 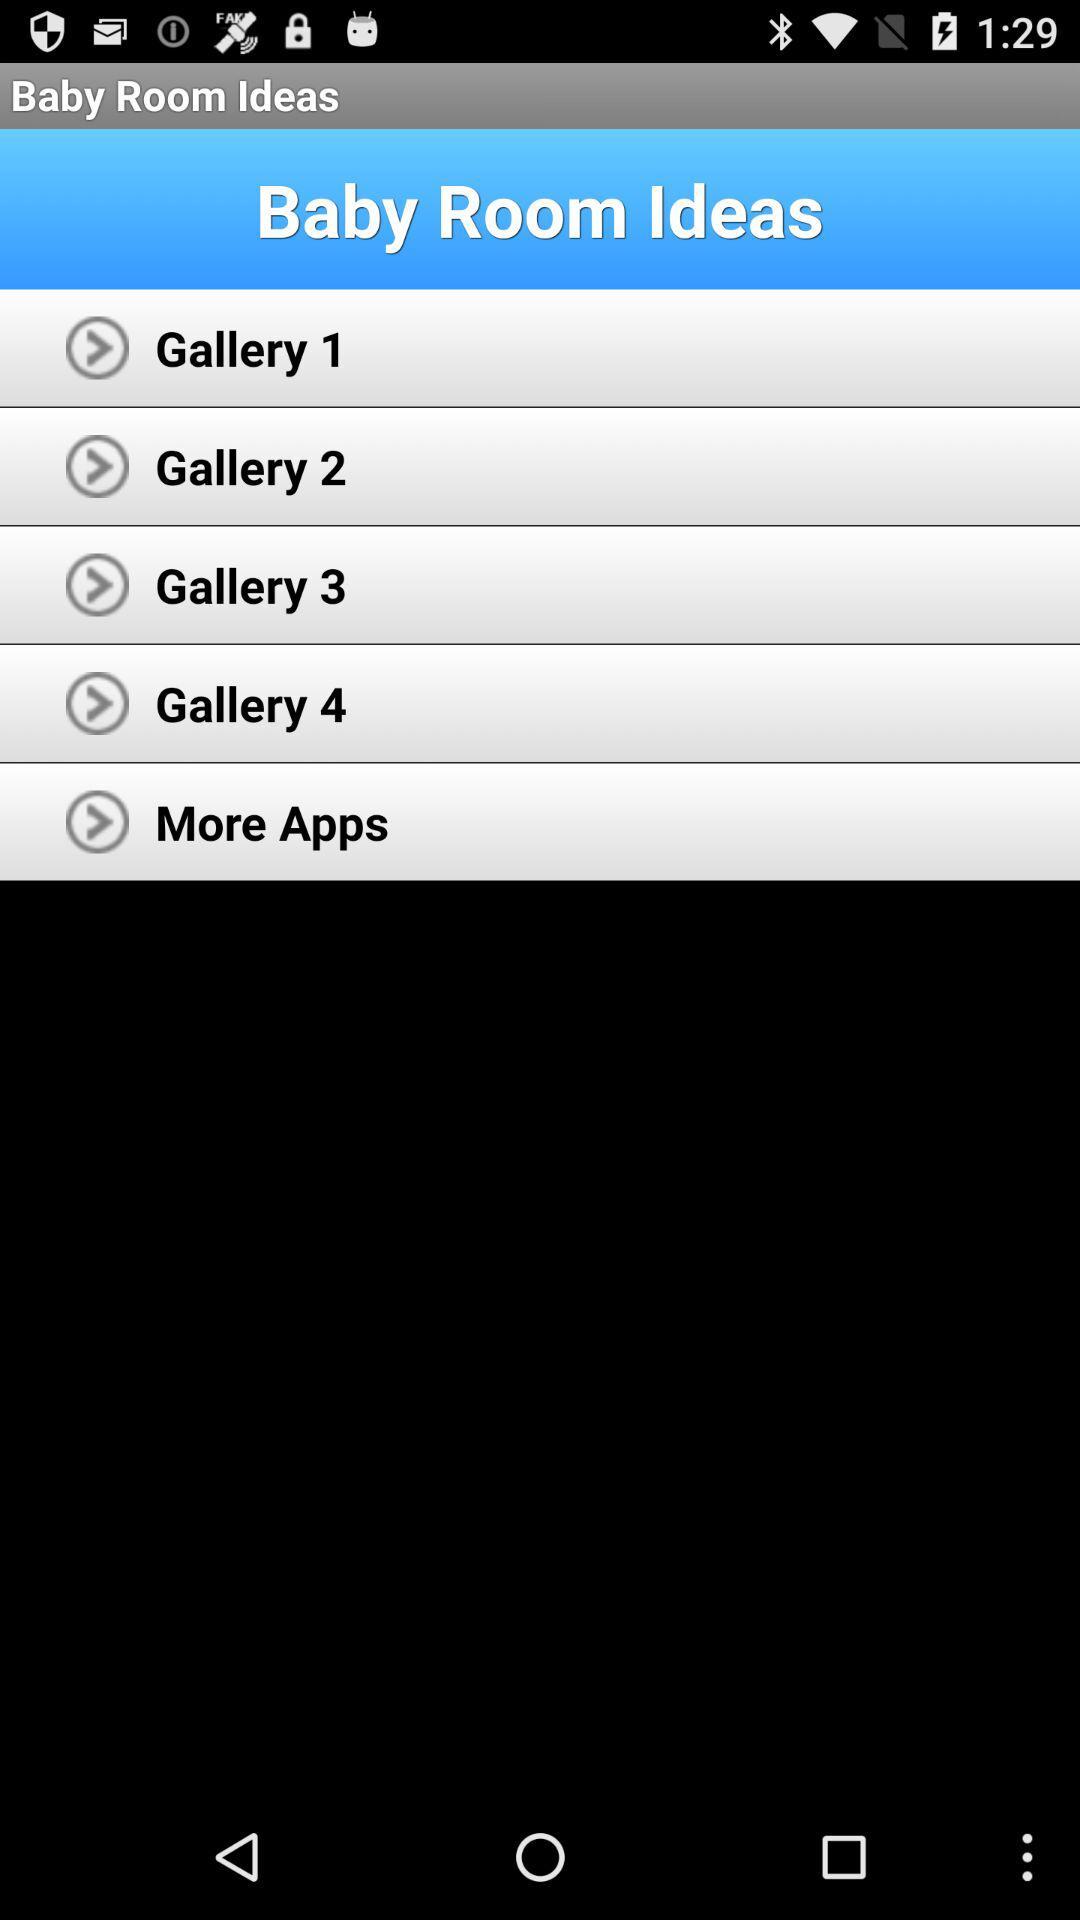 What do you see at coordinates (250, 347) in the screenshot?
I see `gallery 1` at bounding box center [250, 347].